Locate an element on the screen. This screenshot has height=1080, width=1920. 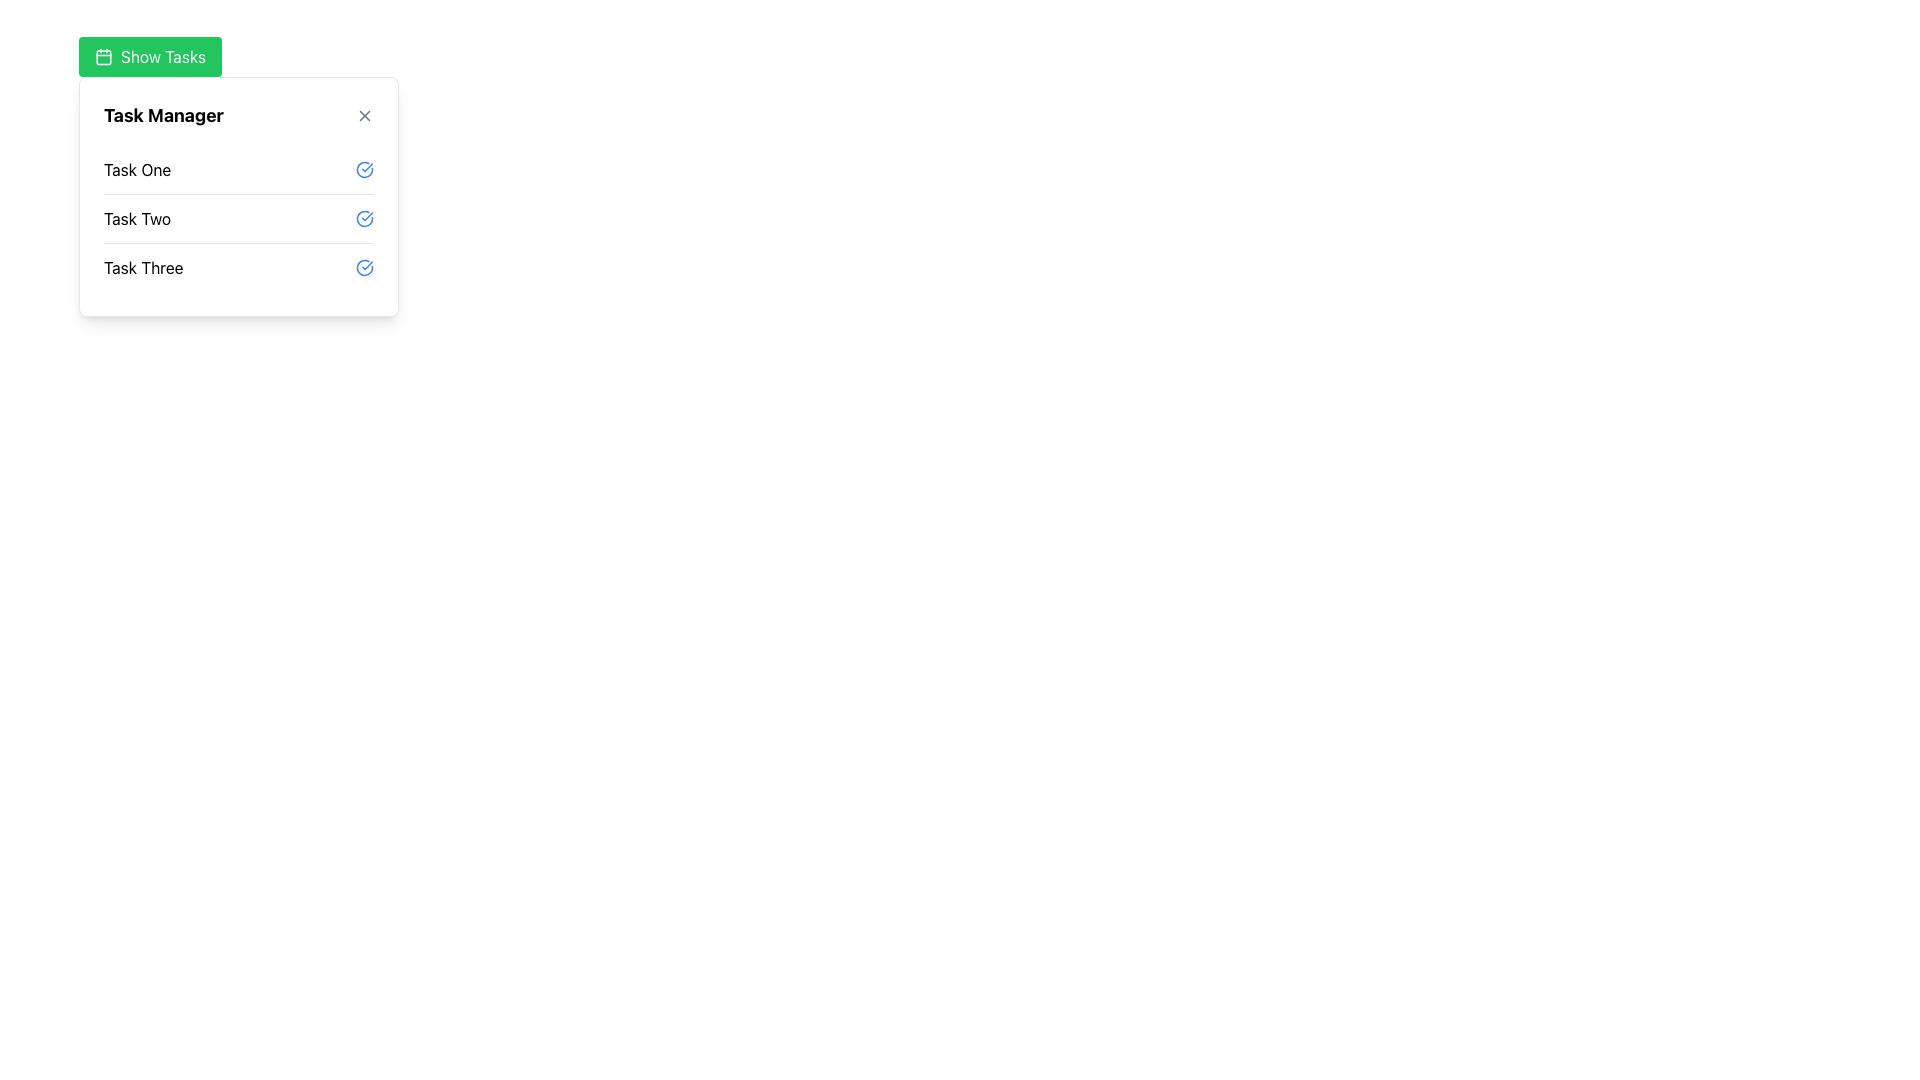
the interactive status icon is located at coordinates (364, 168).